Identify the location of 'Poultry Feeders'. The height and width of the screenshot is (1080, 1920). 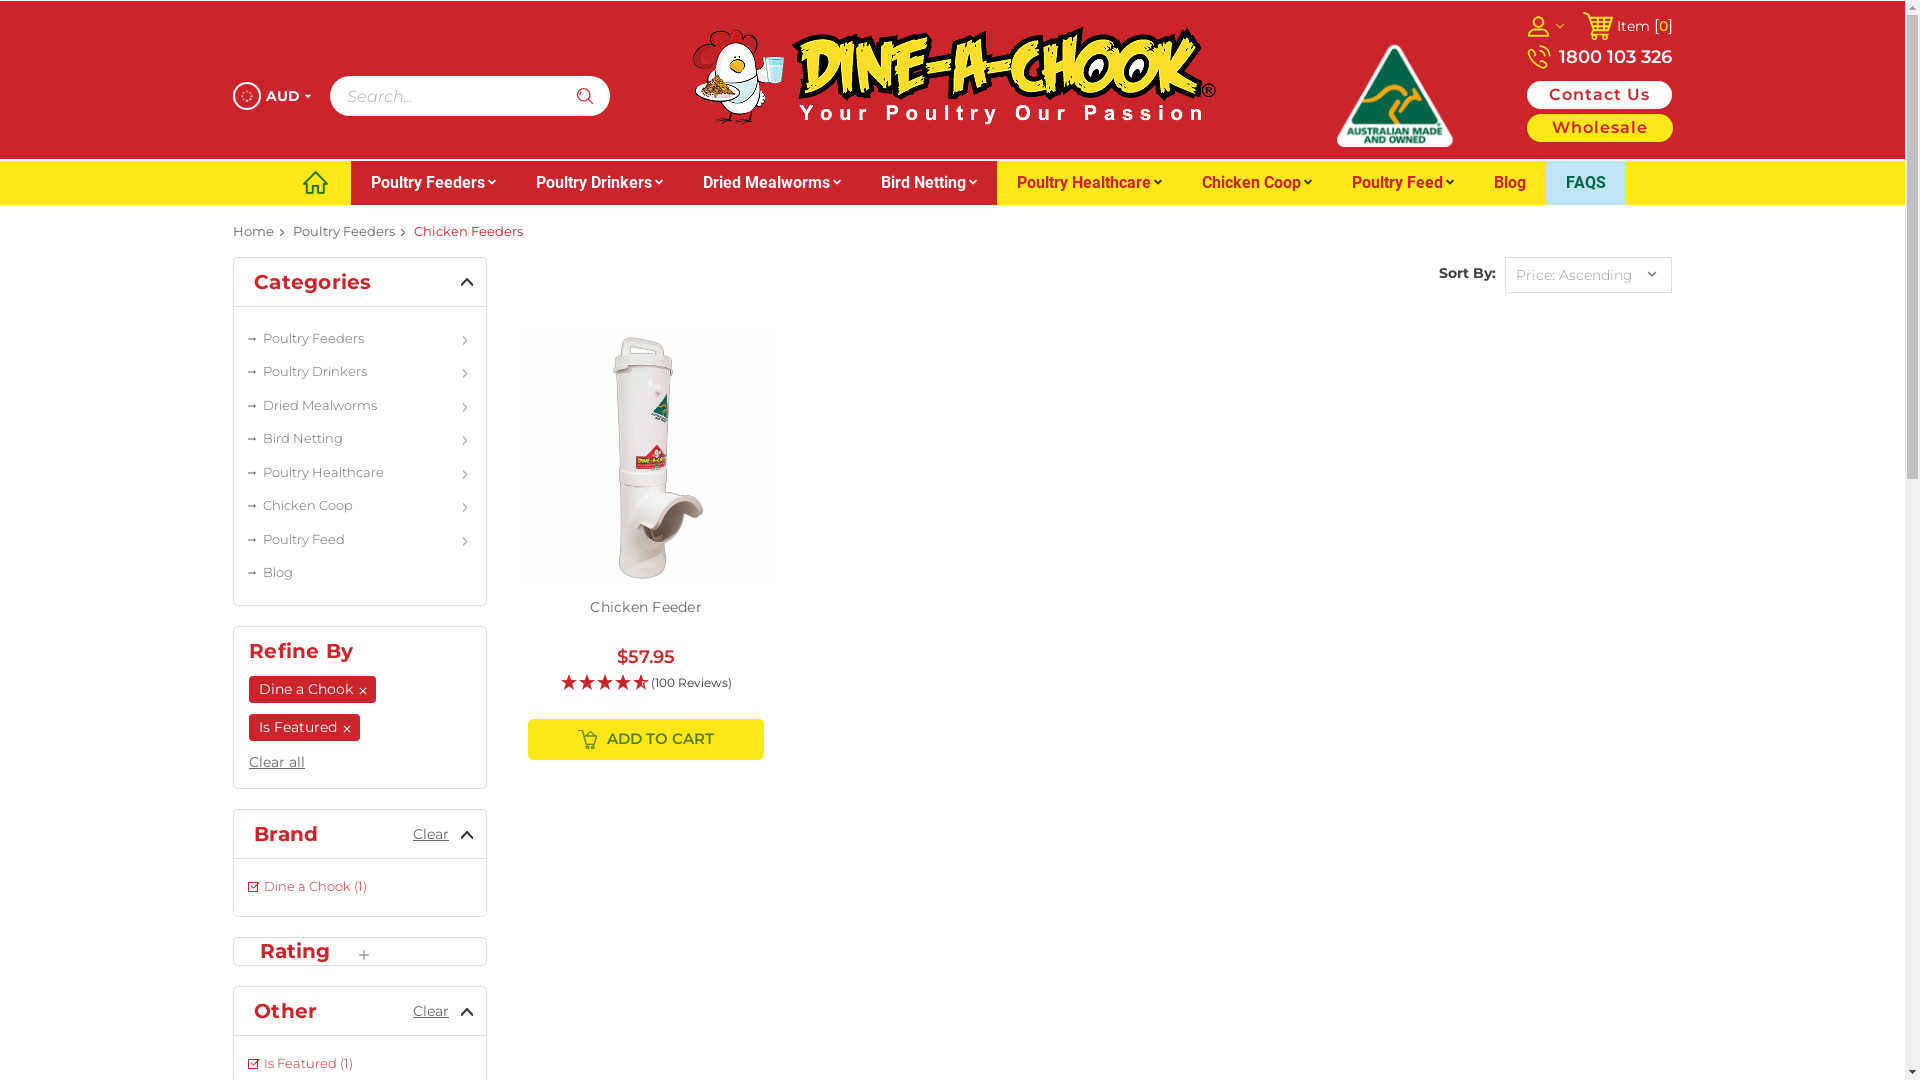
(360, 338).